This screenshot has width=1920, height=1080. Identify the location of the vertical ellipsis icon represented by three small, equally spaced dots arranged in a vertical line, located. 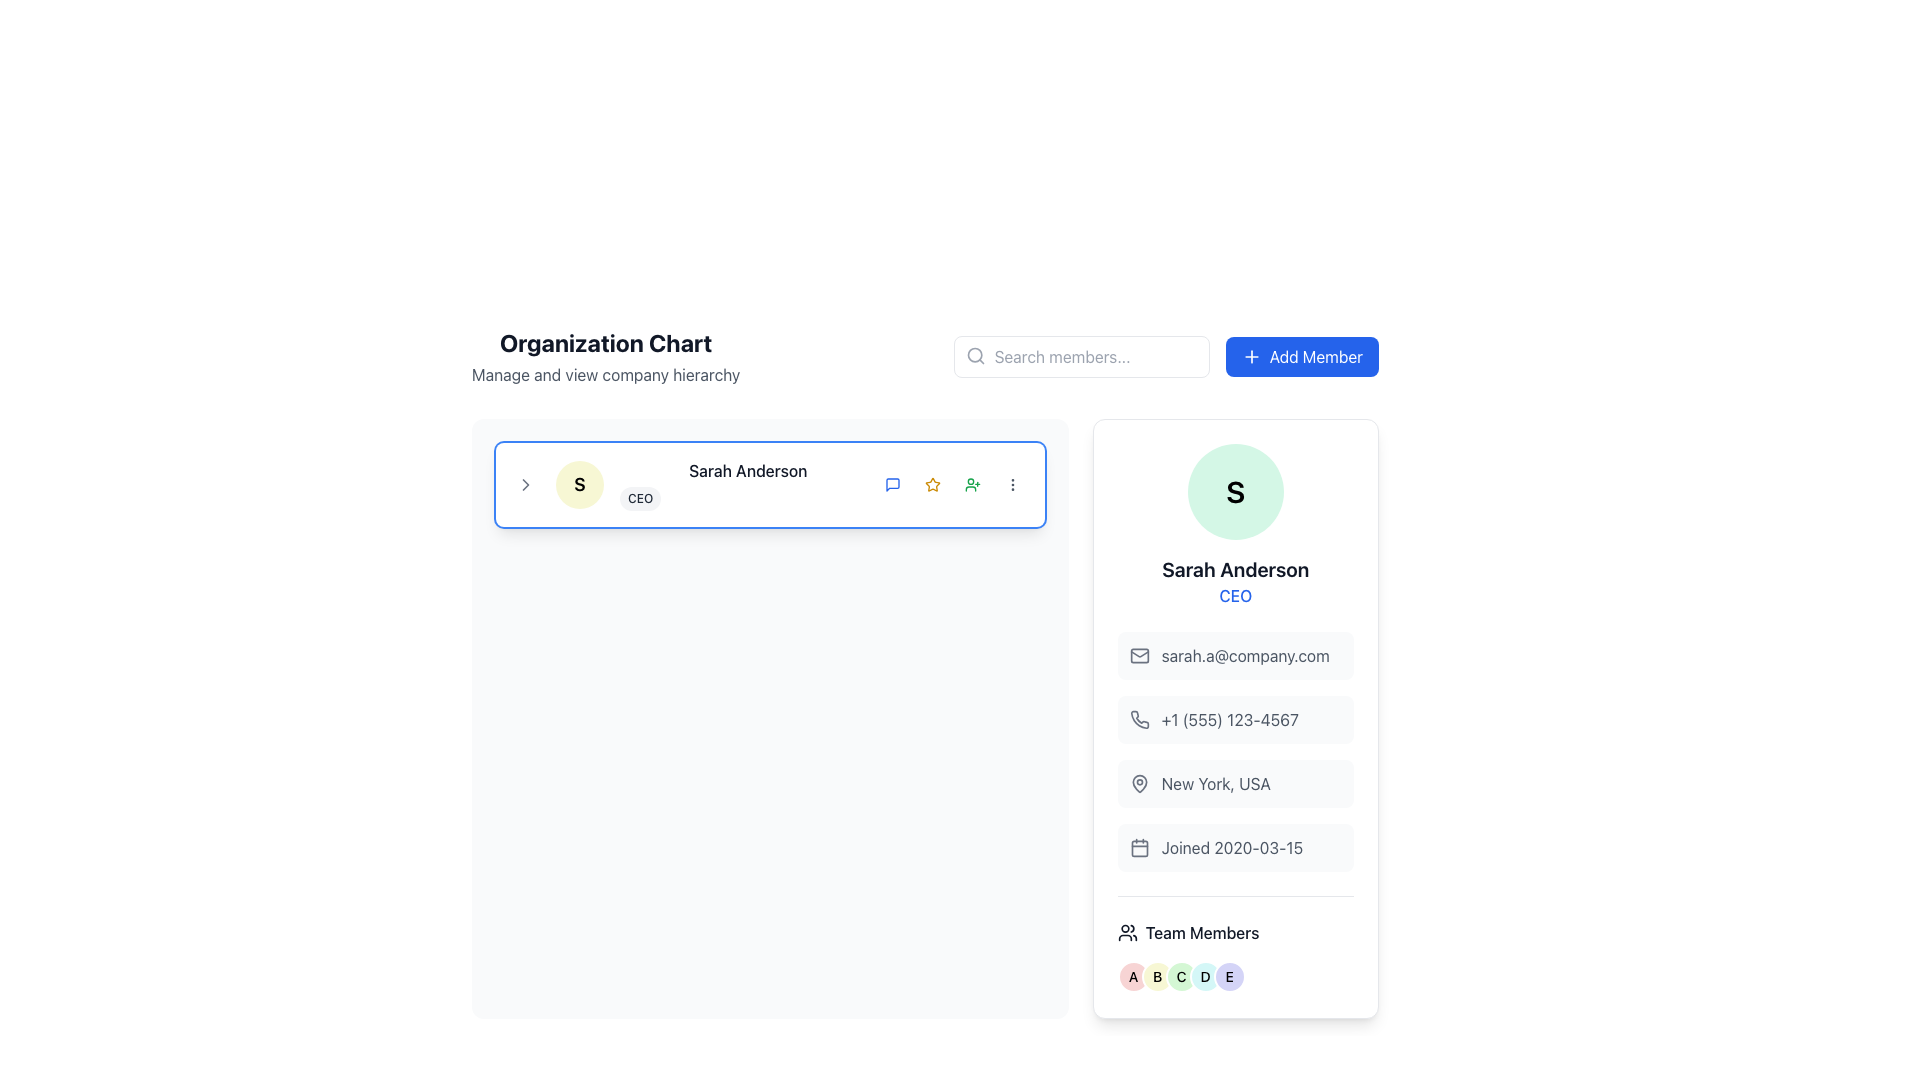
(1012, 485).